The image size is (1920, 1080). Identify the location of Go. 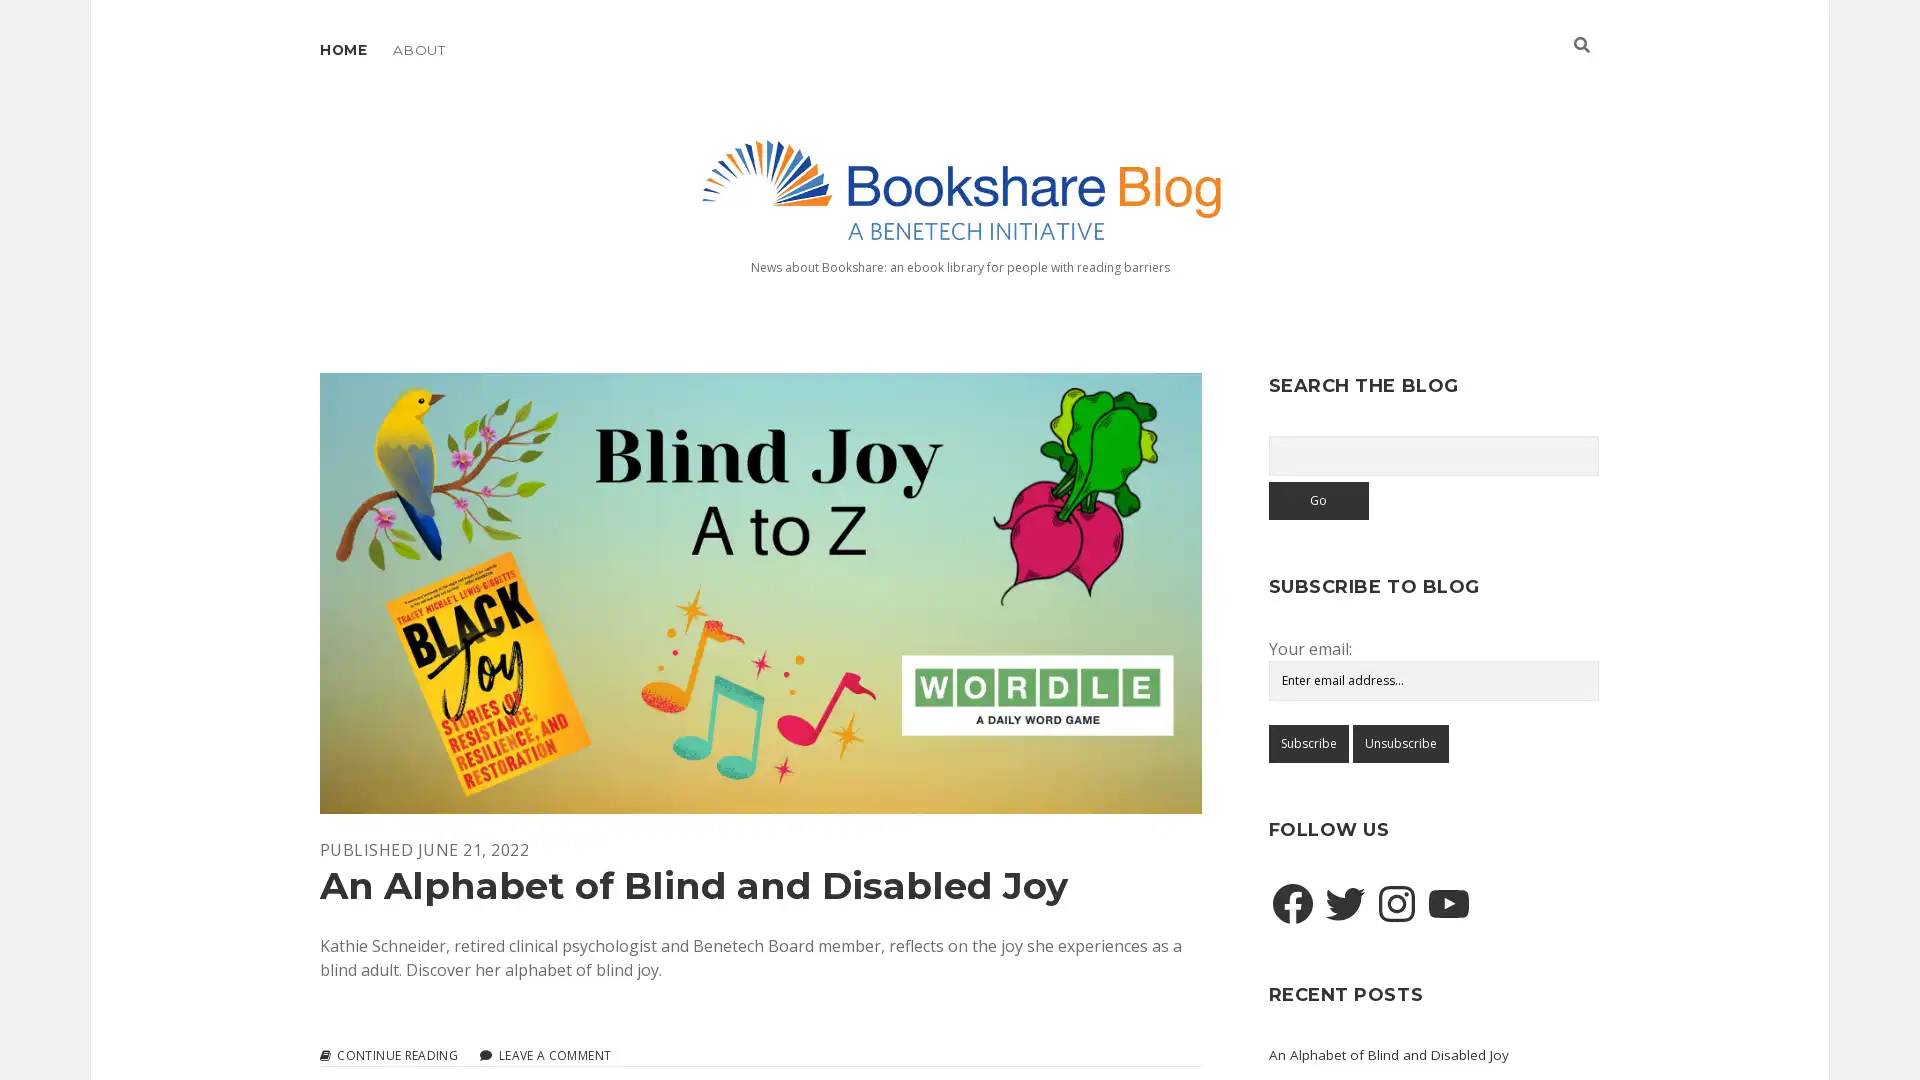
(1318, 499).